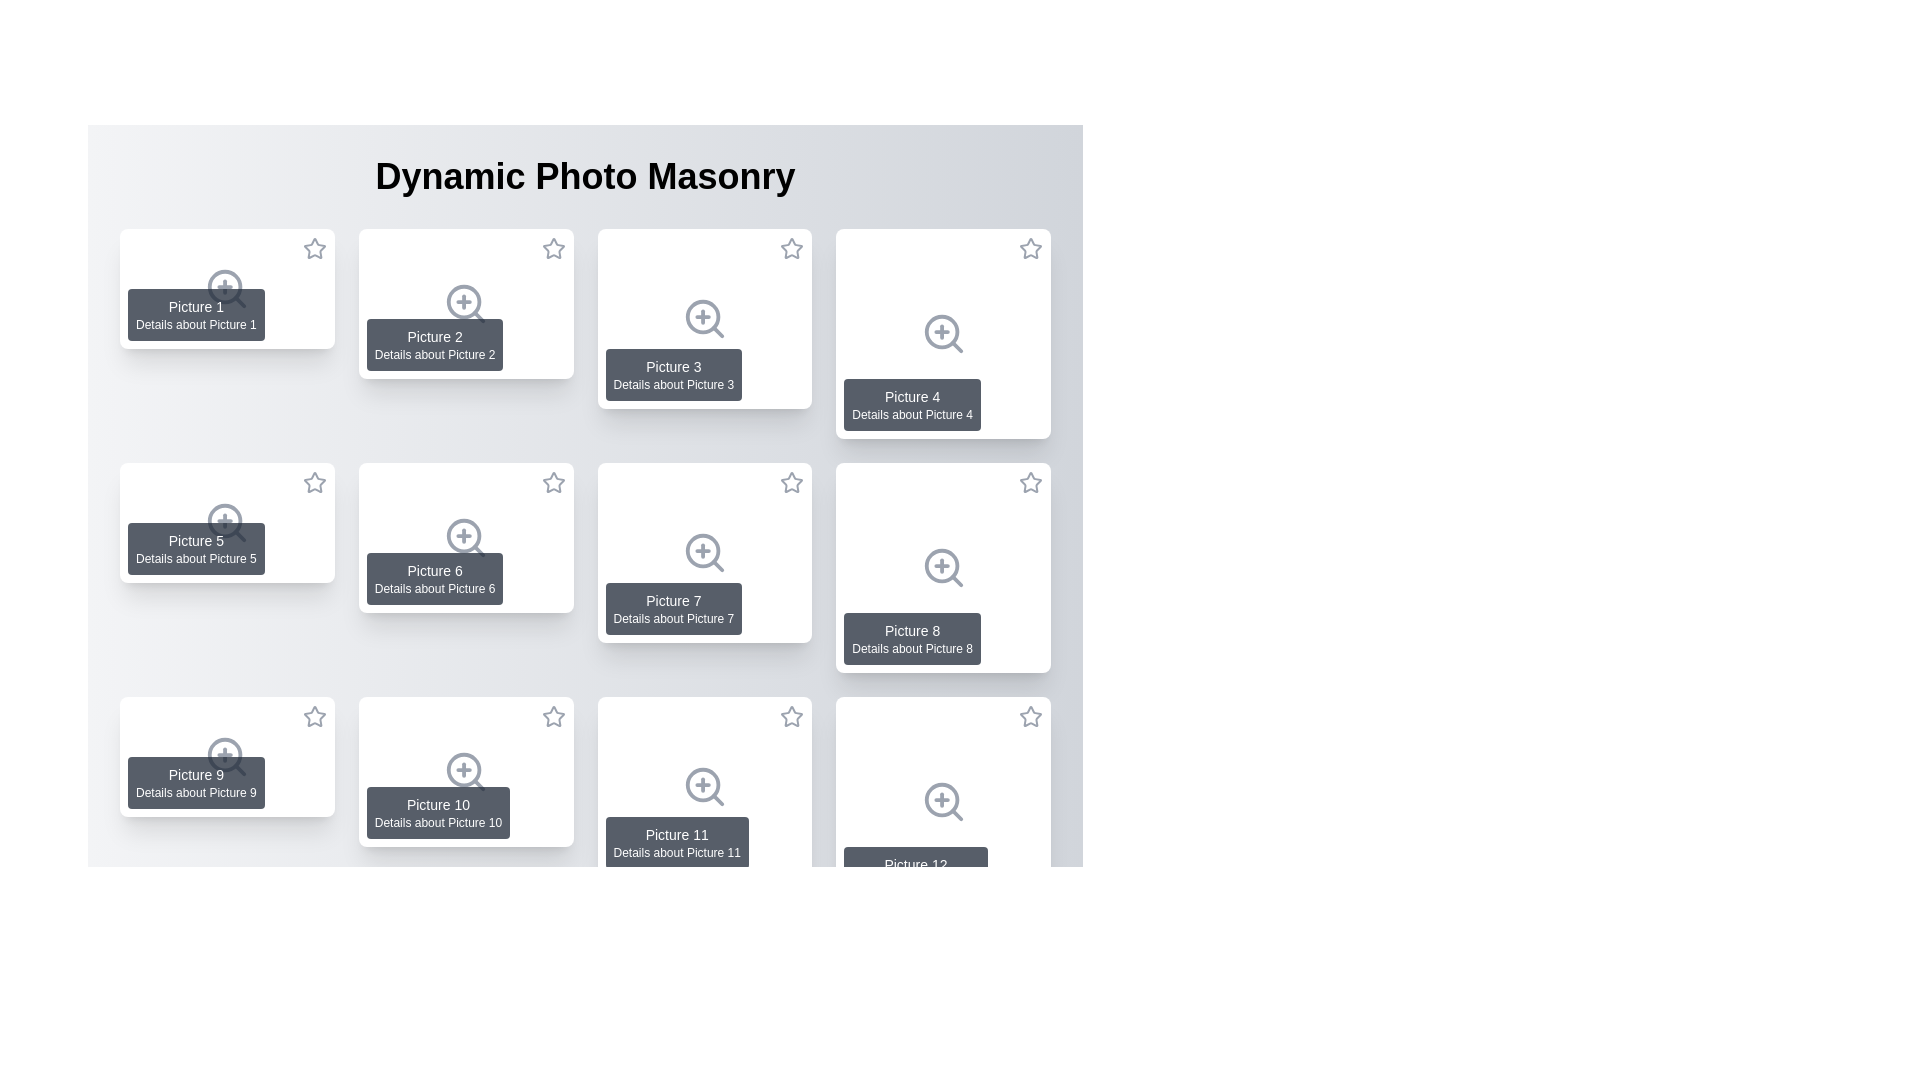 This screenshot has height=1080, width=1920. What do you see at coordinates (465, 304) in the screenshot?
I see `the zoom-in icon on the 'Picture 2' card located in the top row, second column of the grid layout` at bounding box center [465, 304].